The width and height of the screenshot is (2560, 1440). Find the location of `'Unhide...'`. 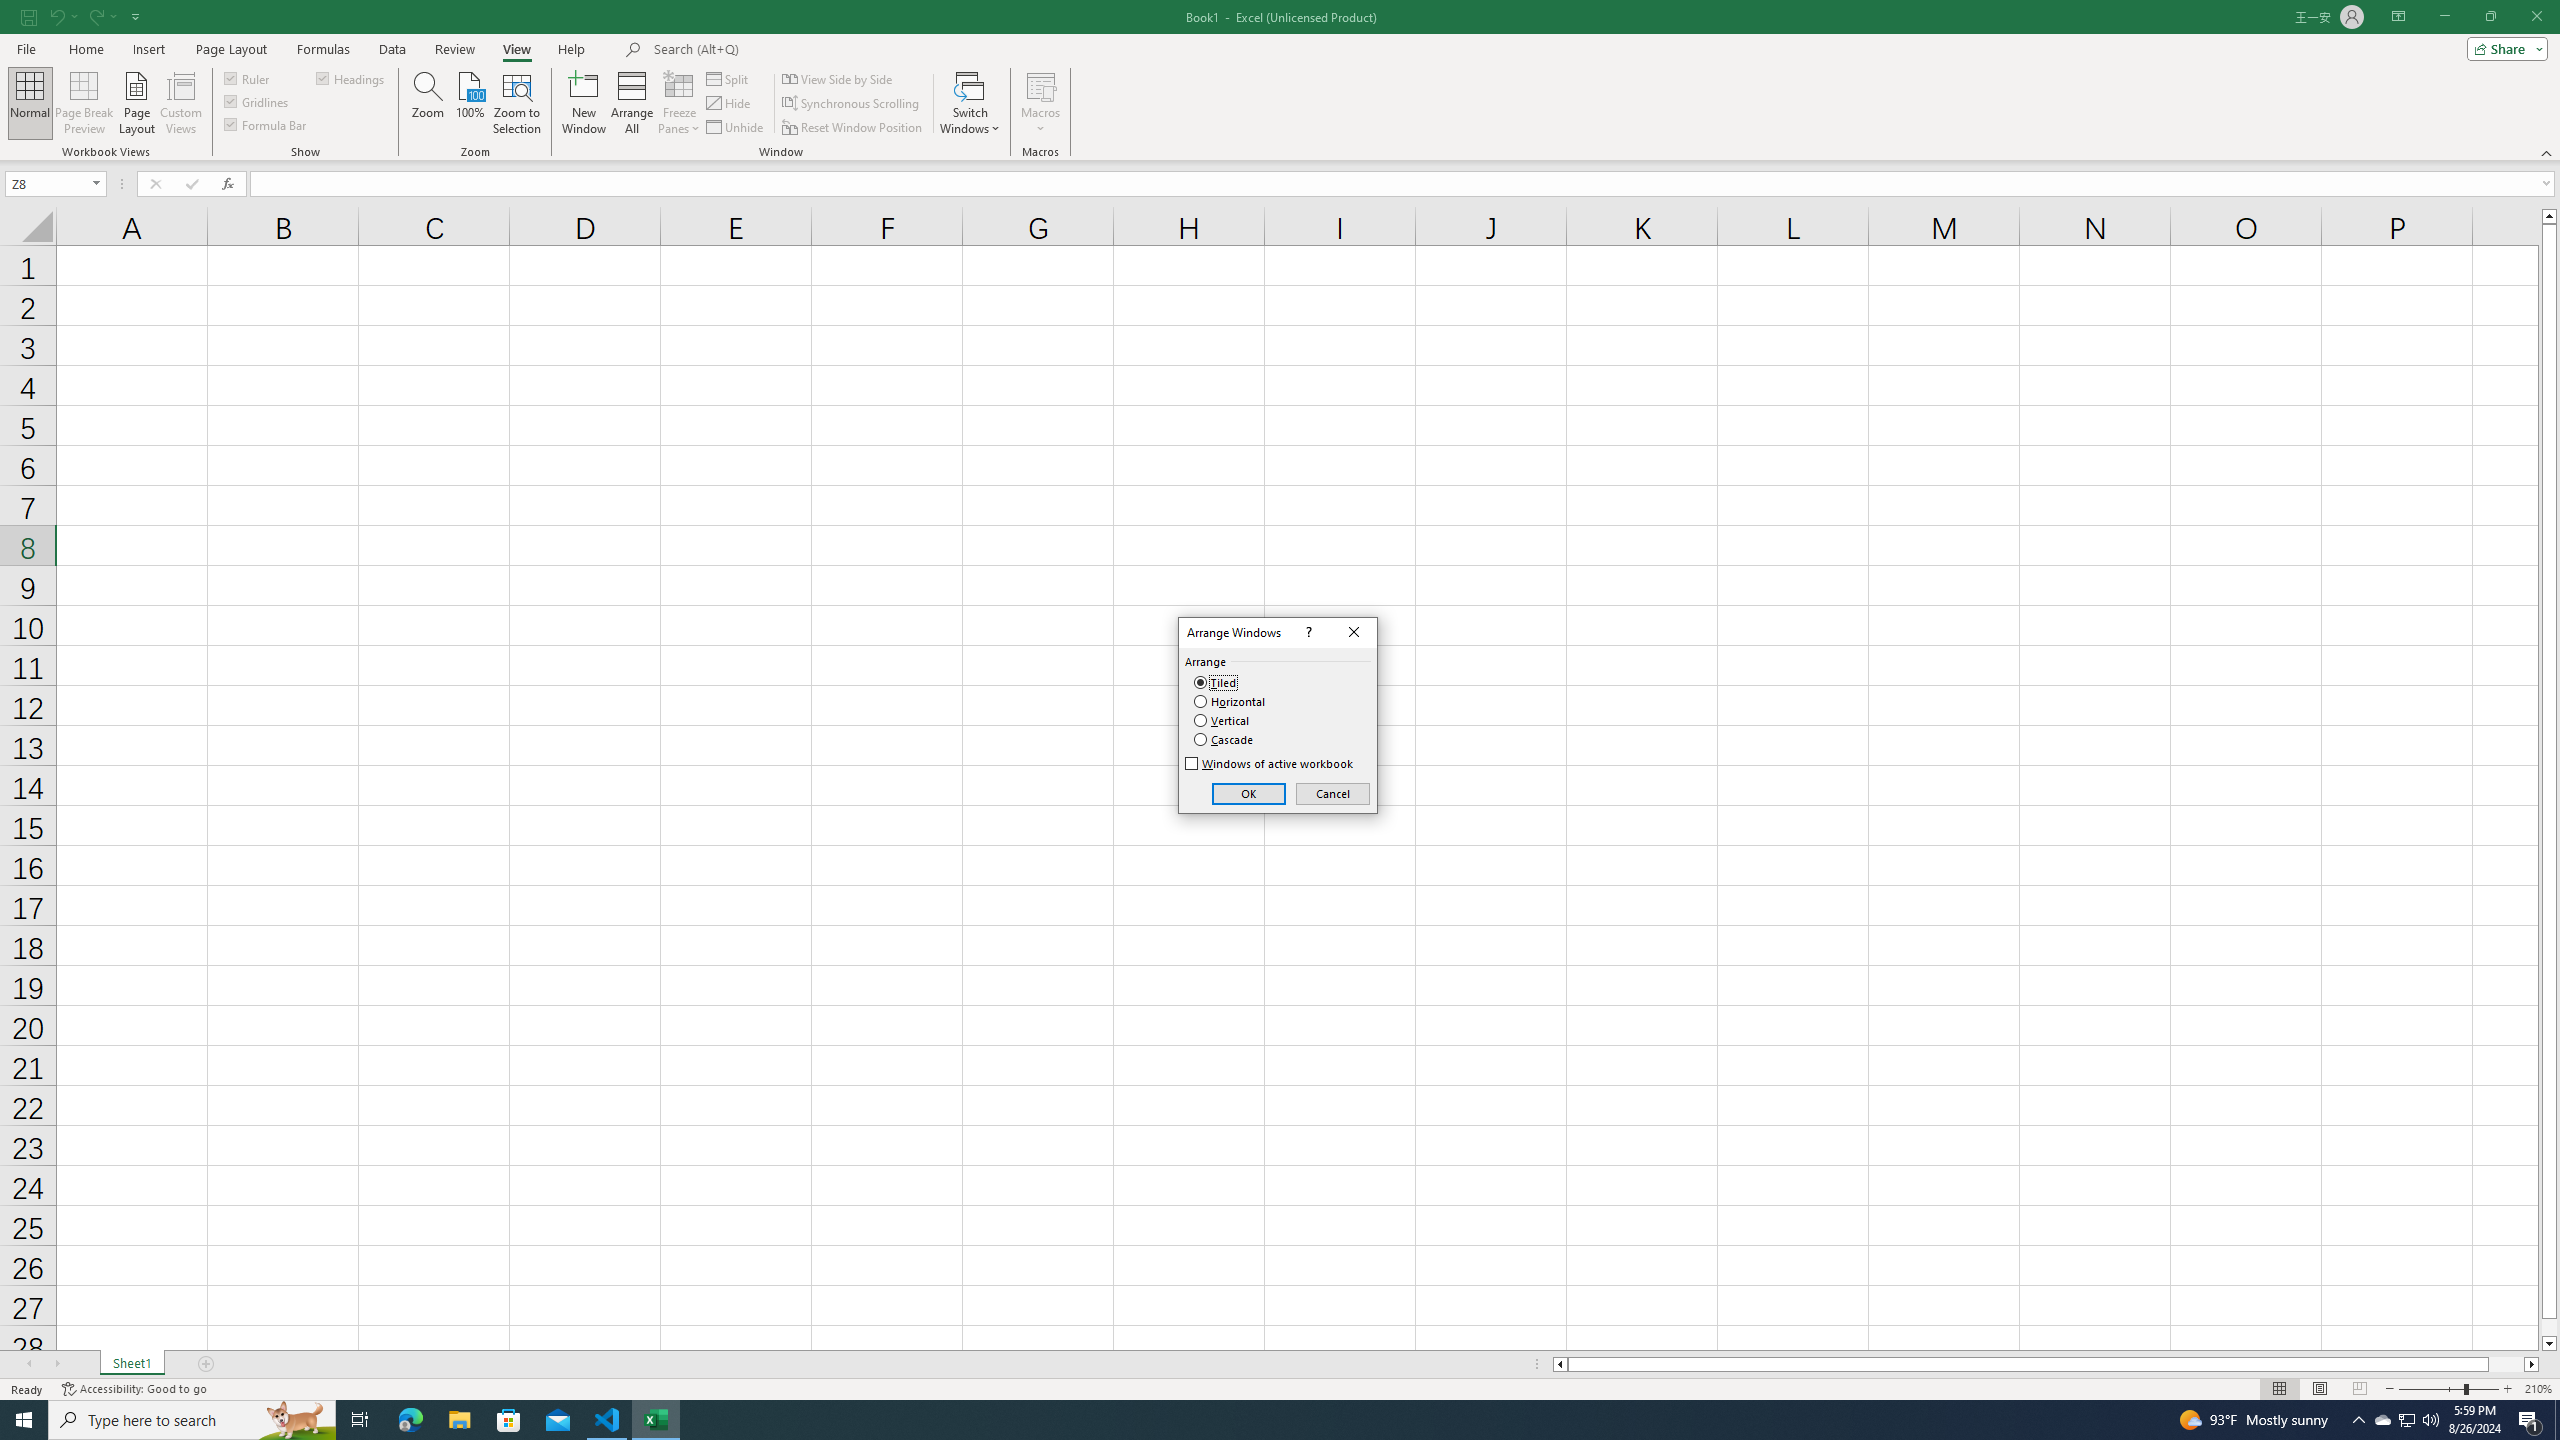

'Unhide...' is located at coordinates (737, 127).